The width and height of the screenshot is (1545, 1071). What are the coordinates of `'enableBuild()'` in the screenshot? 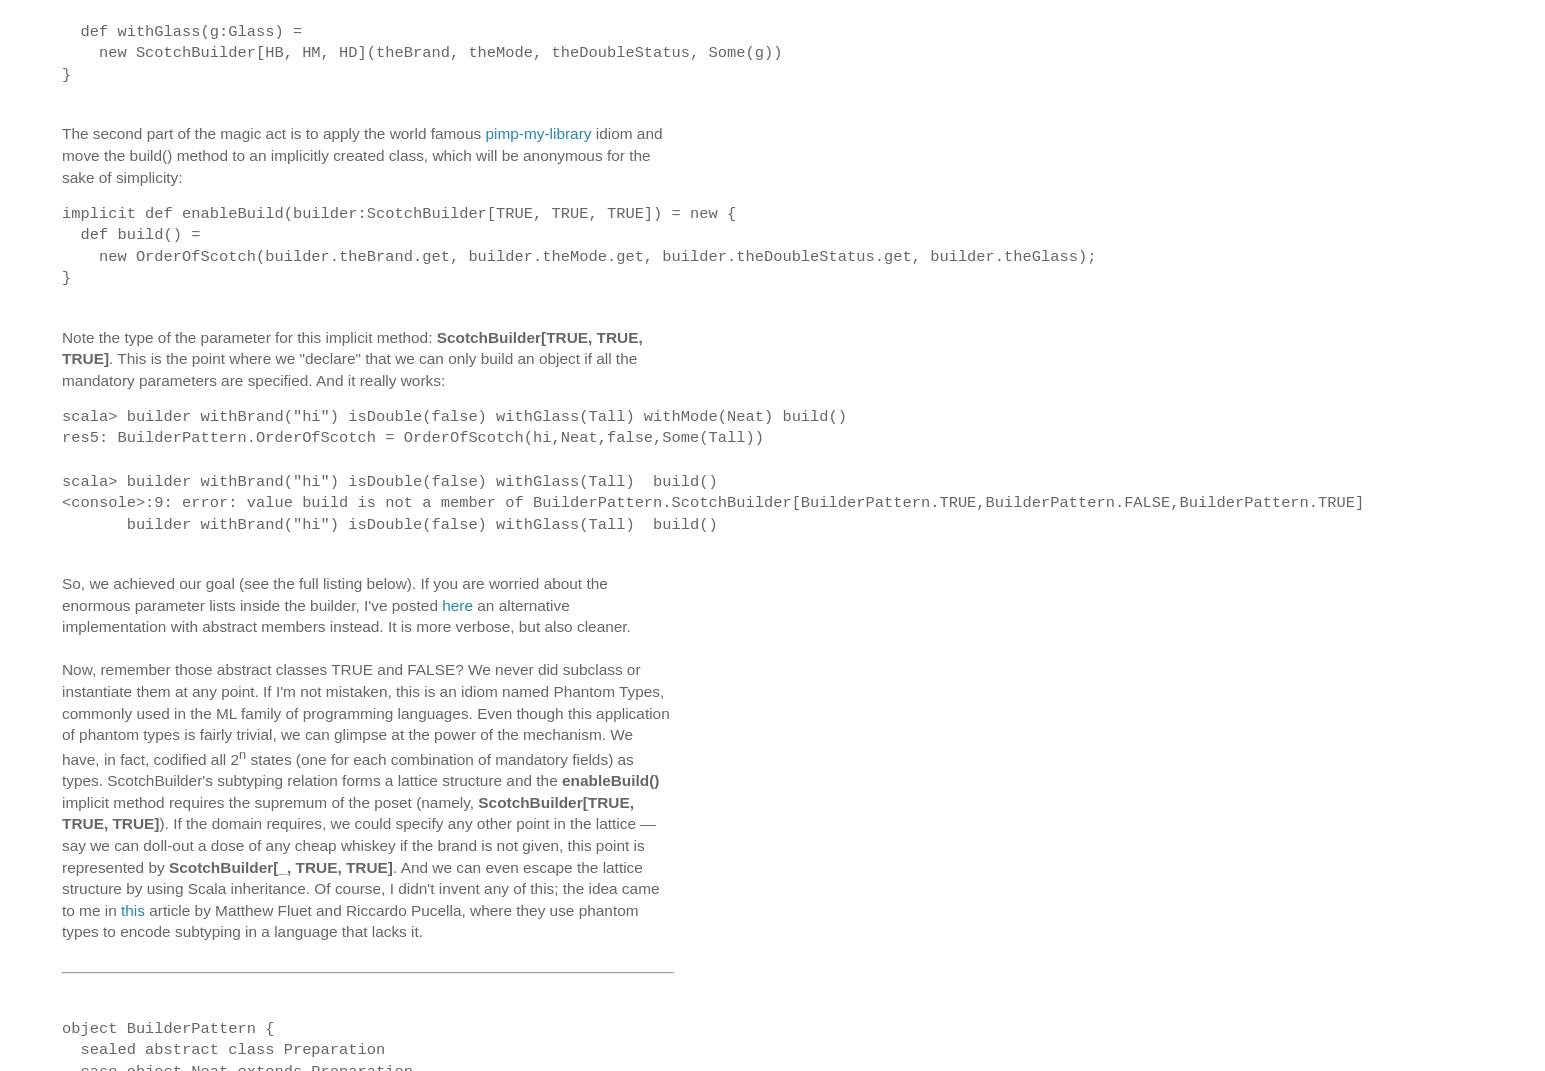 It's located at (609, 779).